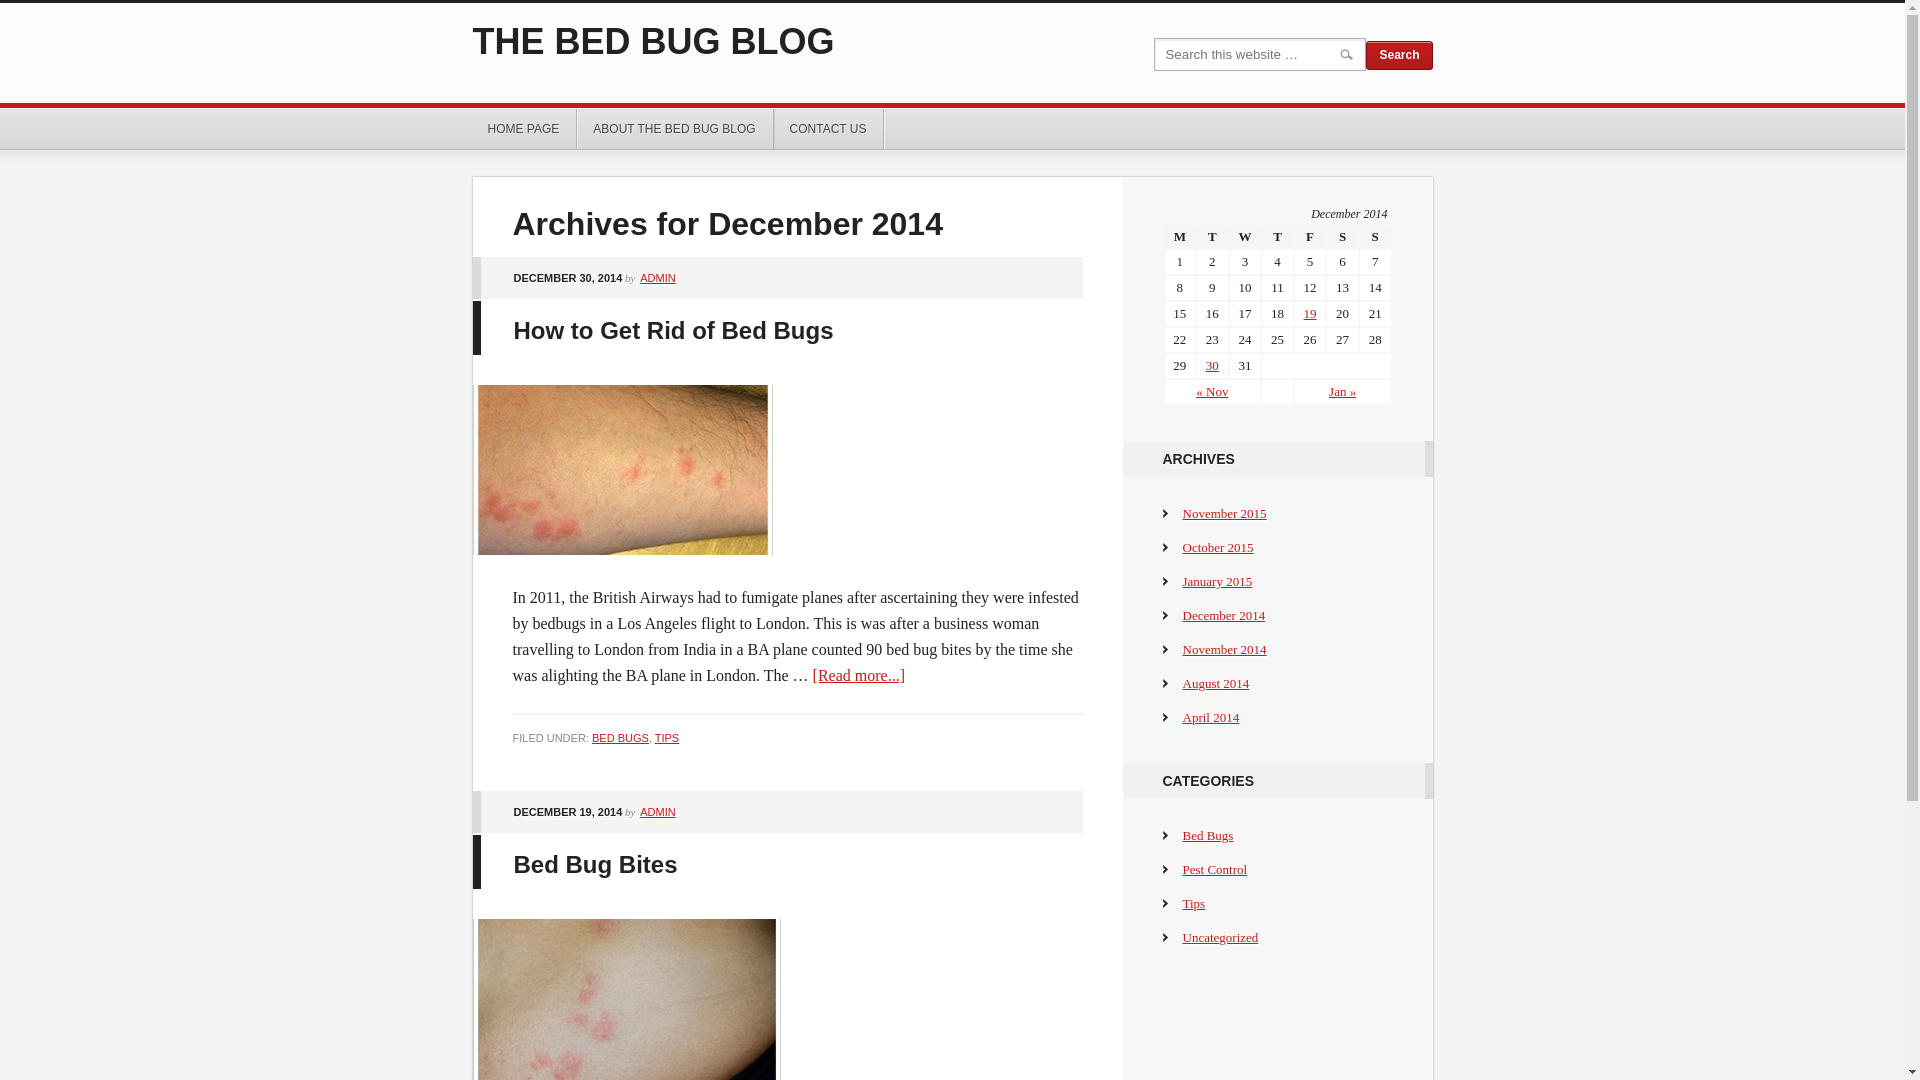  What do you see at coordinates (675, 128) in the screenshot?
I see `'ABOUT THE BED BUG BLOG'` at bounding box center [675, 128].